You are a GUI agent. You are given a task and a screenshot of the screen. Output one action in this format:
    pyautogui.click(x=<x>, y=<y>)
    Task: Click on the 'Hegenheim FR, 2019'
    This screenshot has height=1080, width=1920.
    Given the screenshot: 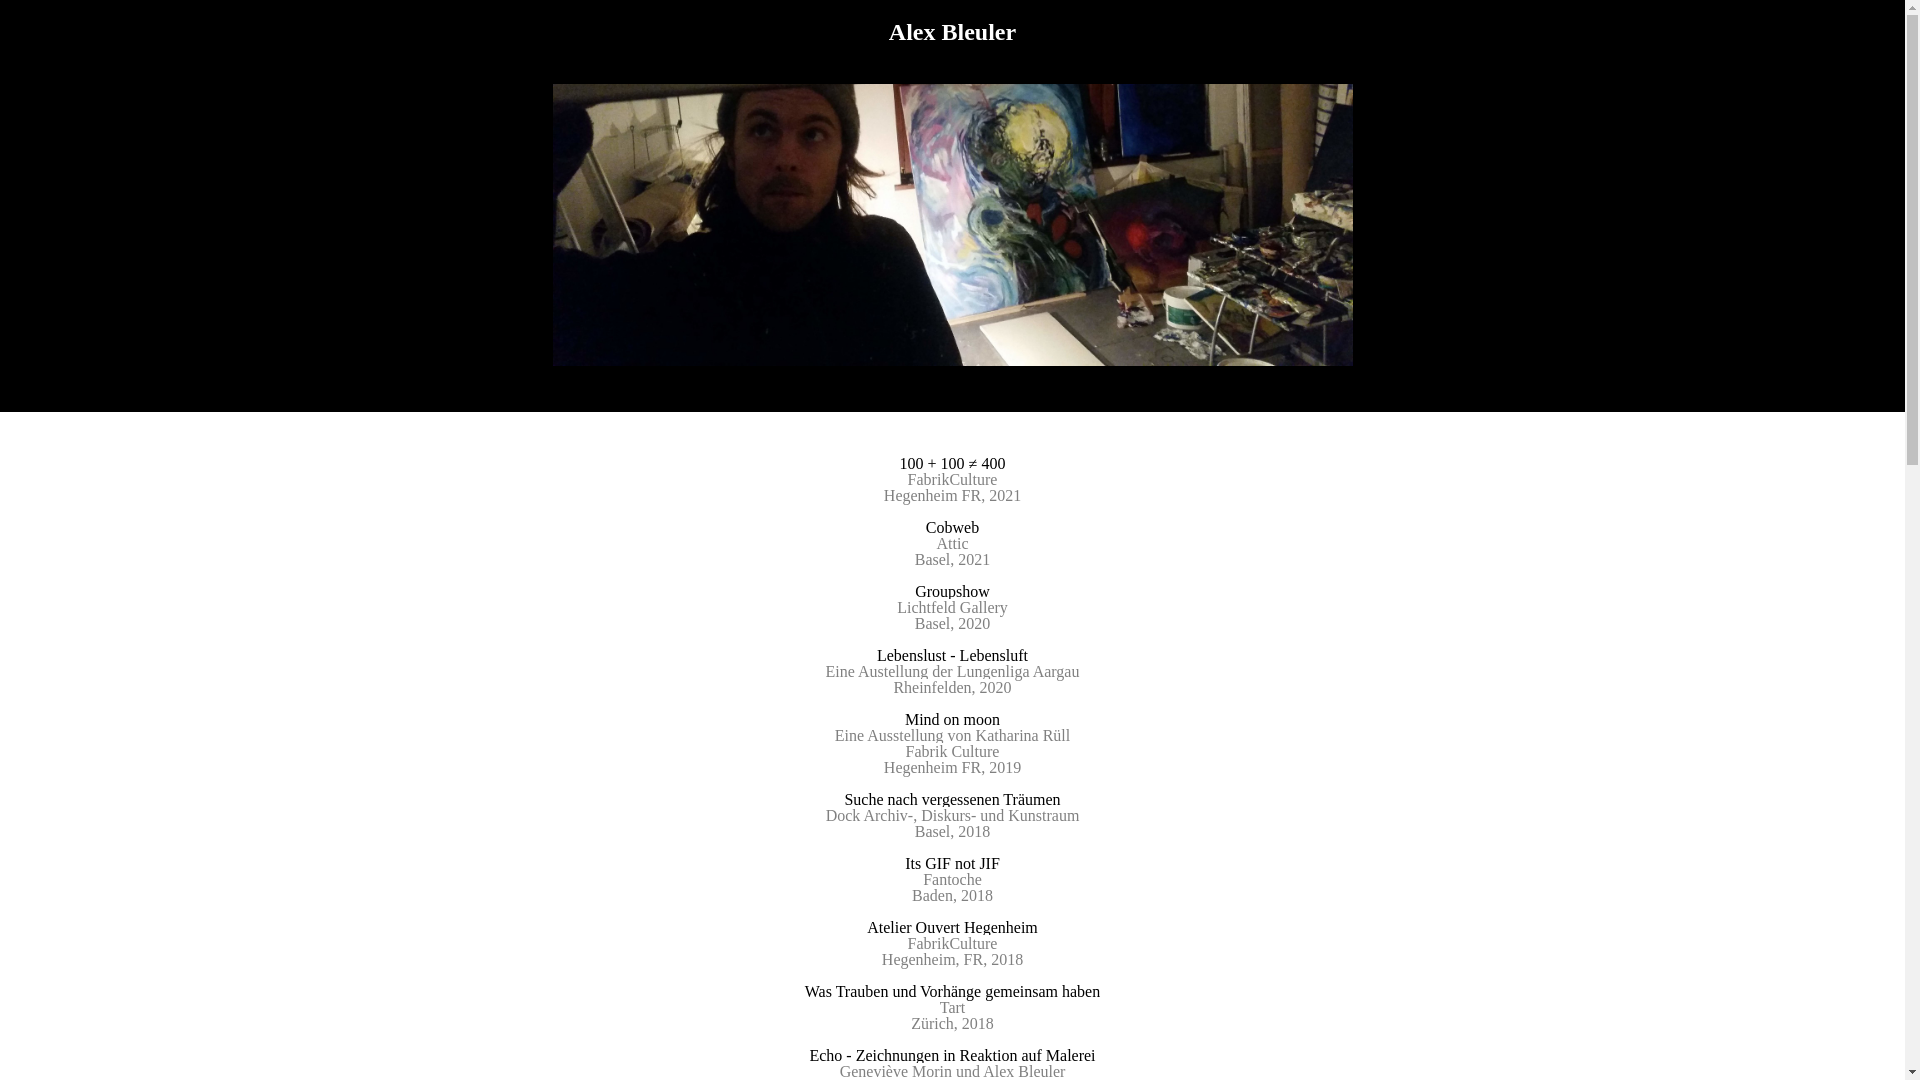 What is the action you would take?
    pyautogui.click(x=951, y=766)
    